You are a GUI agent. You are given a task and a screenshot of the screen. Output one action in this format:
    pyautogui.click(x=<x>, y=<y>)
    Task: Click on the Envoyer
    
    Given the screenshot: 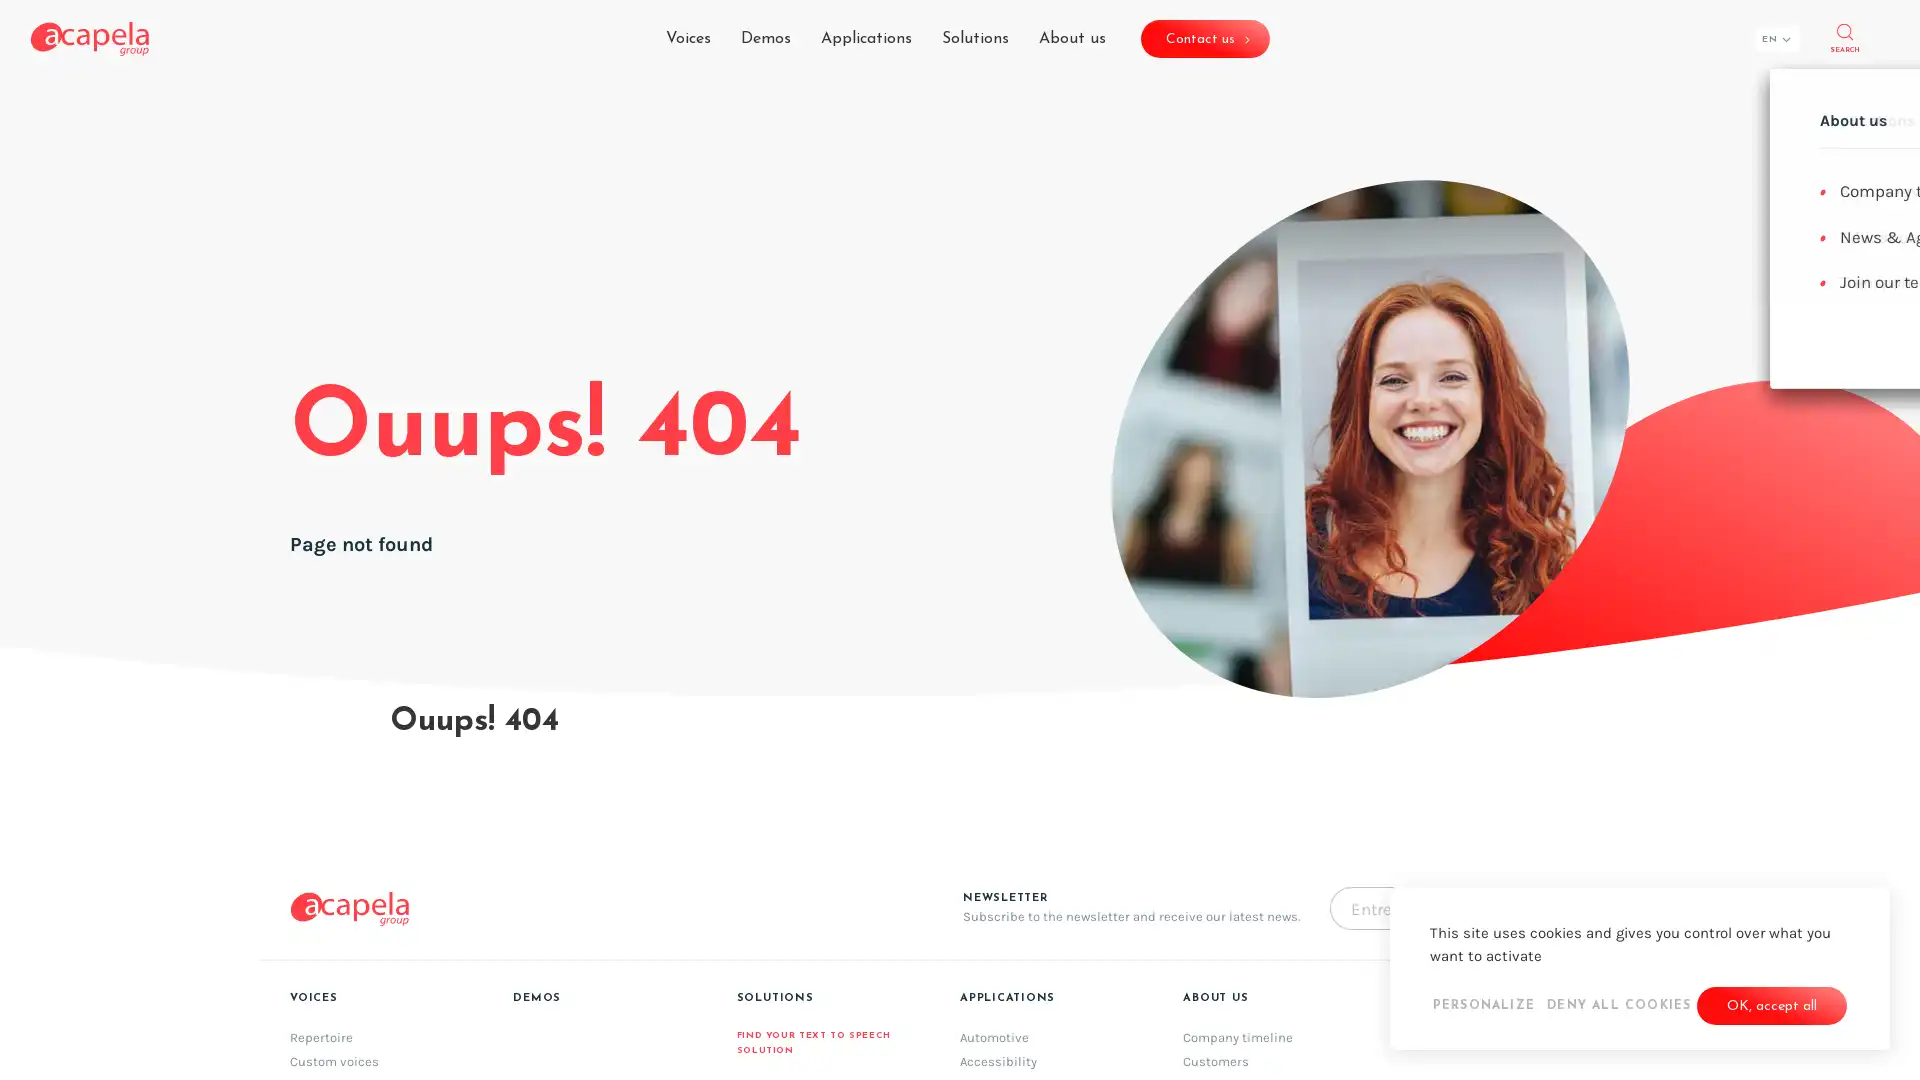 What is the action you would take?
    pyautogui.click(x=1557, y=908)
    